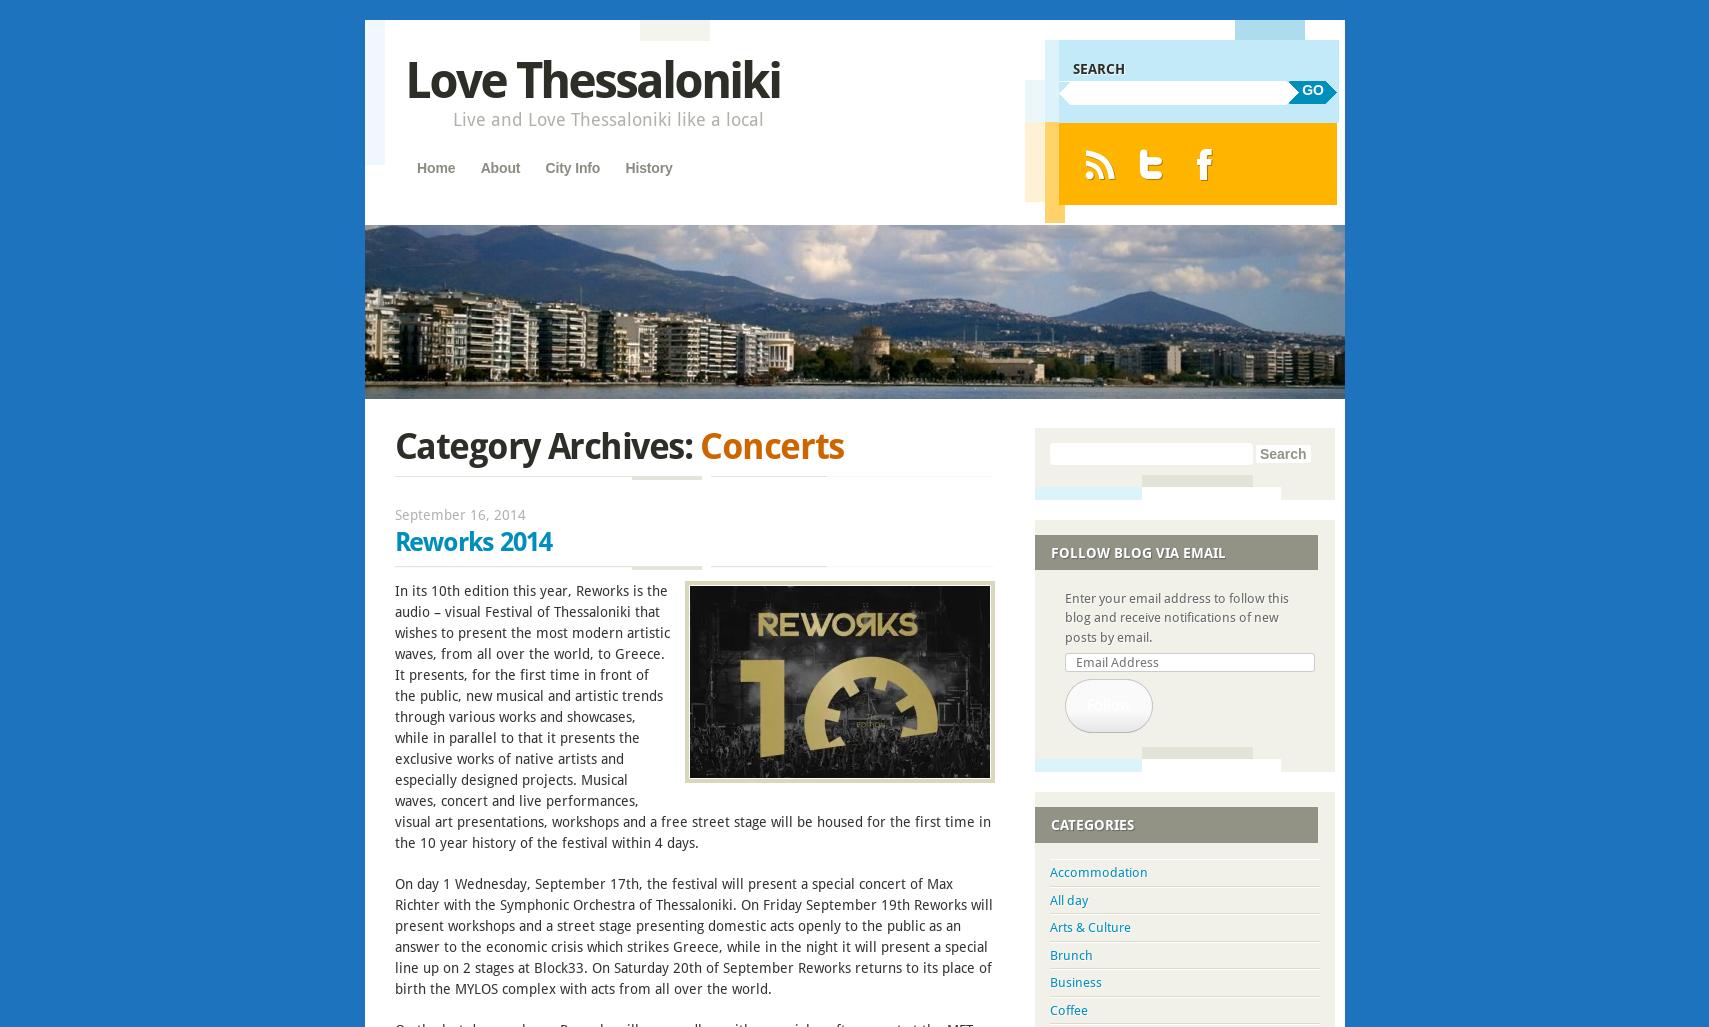 The height and width of the screenshot is (1027, 1709). What do you see at coordinates (1301, 88) in the screenshot?
I see `'GO'` at bounding box center [1301, 88].